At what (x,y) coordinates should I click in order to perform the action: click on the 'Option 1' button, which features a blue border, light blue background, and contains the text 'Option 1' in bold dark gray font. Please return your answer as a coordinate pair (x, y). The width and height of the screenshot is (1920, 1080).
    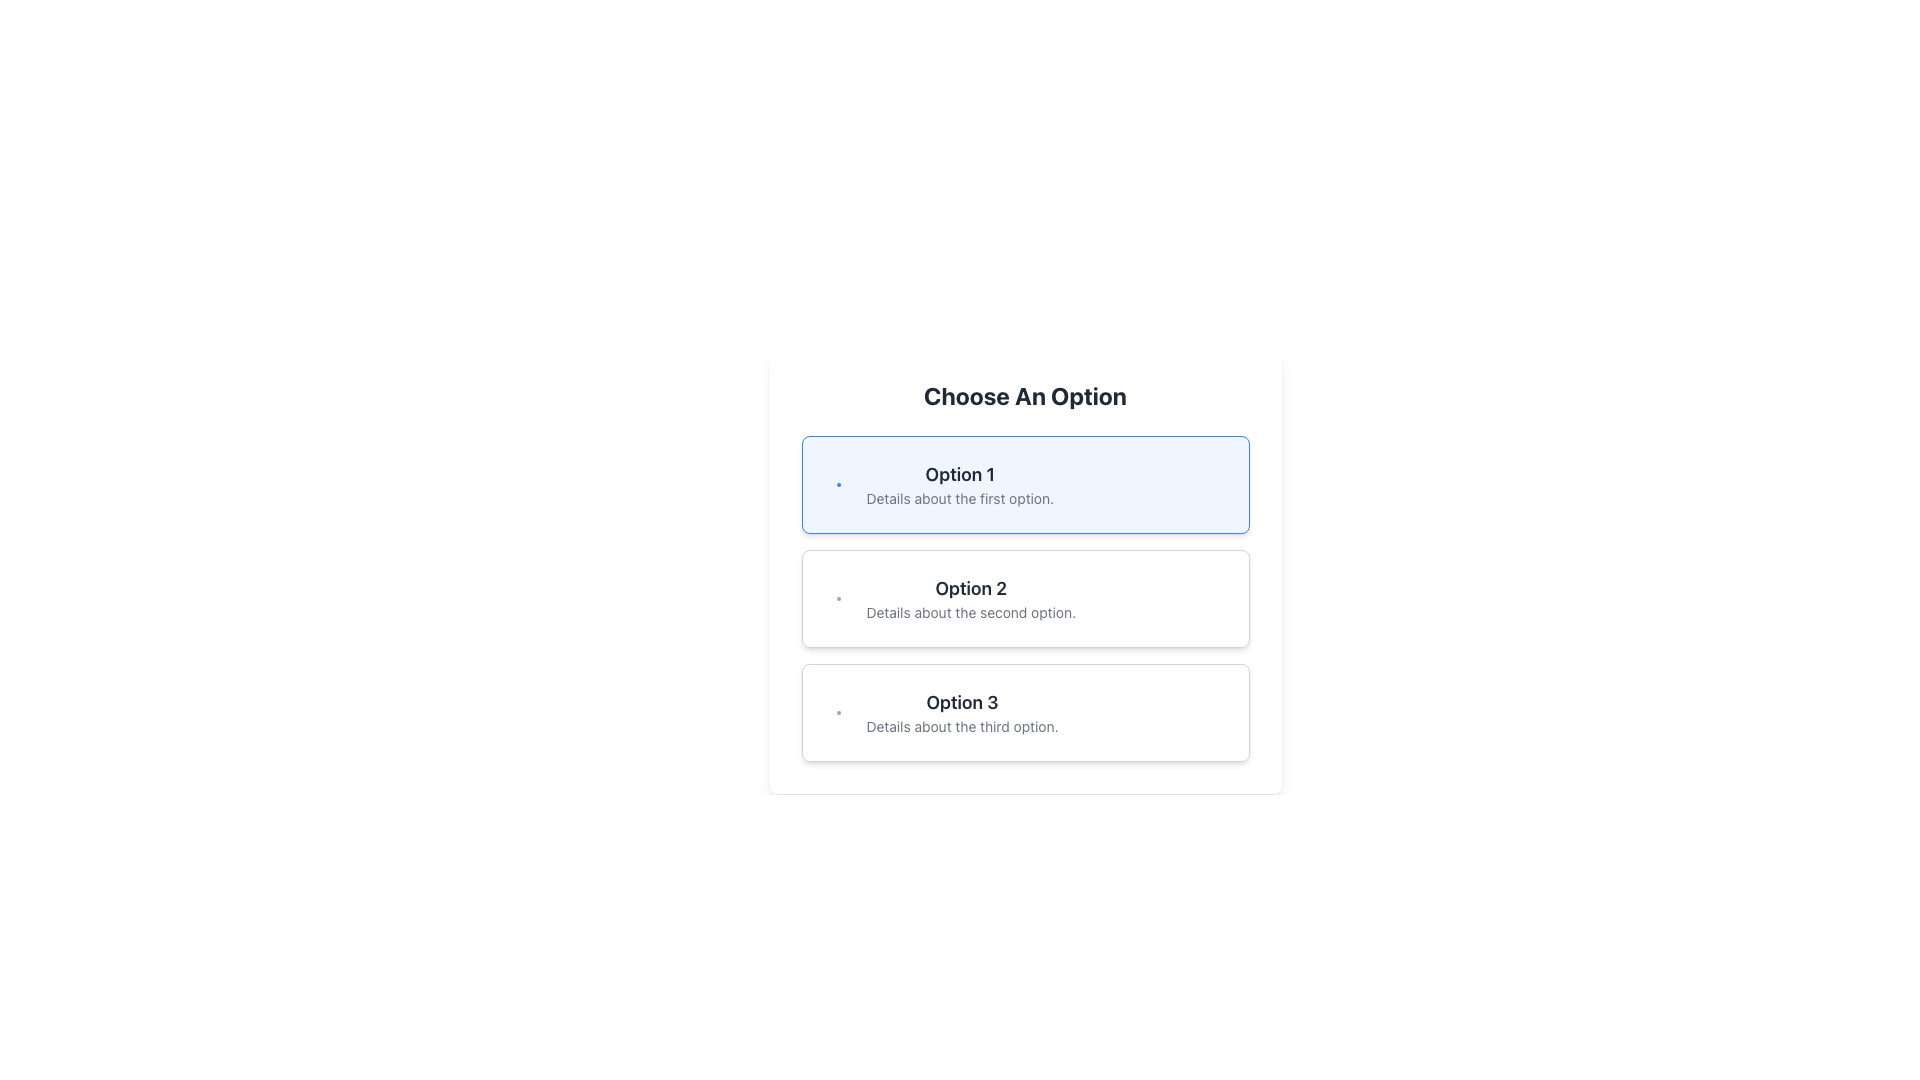
    Looking at the image, I should click on (1025, 485).